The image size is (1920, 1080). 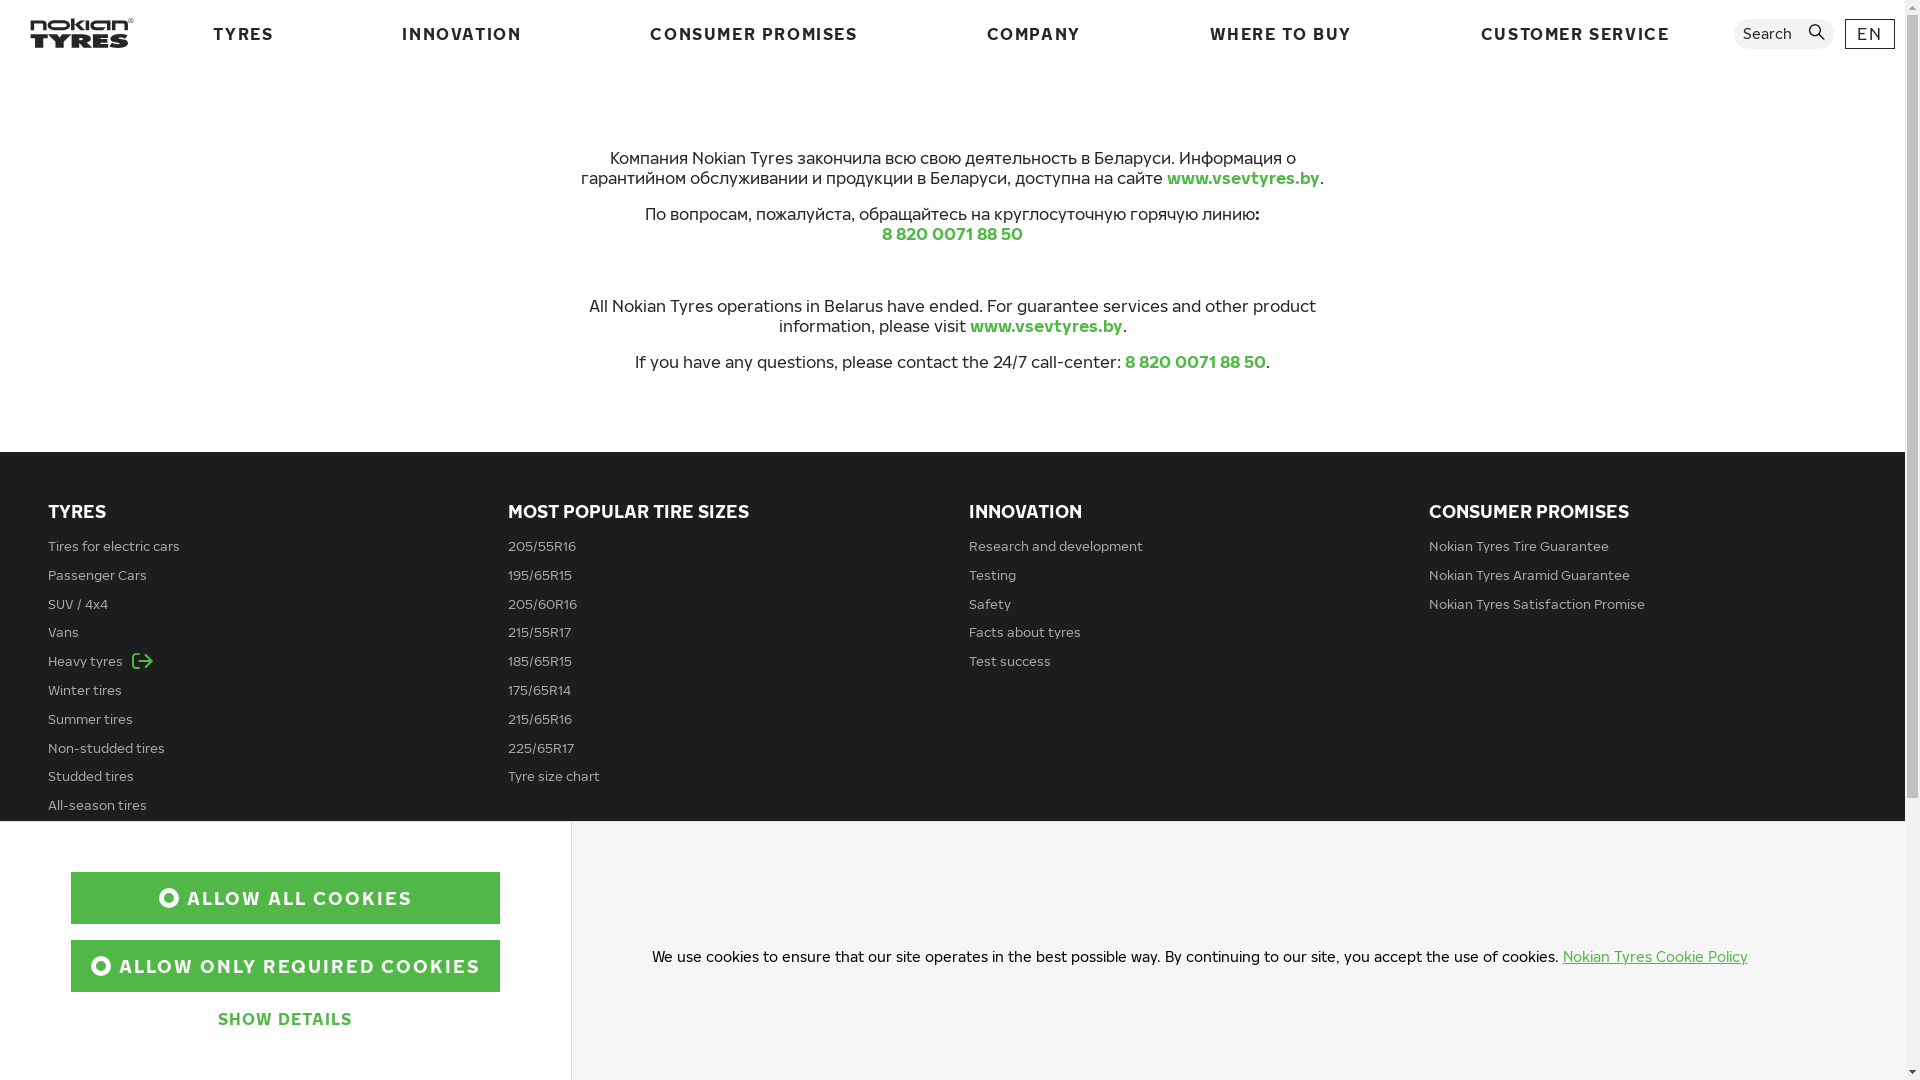 I want to click on 'Test success', so click(x=1008, y=660).